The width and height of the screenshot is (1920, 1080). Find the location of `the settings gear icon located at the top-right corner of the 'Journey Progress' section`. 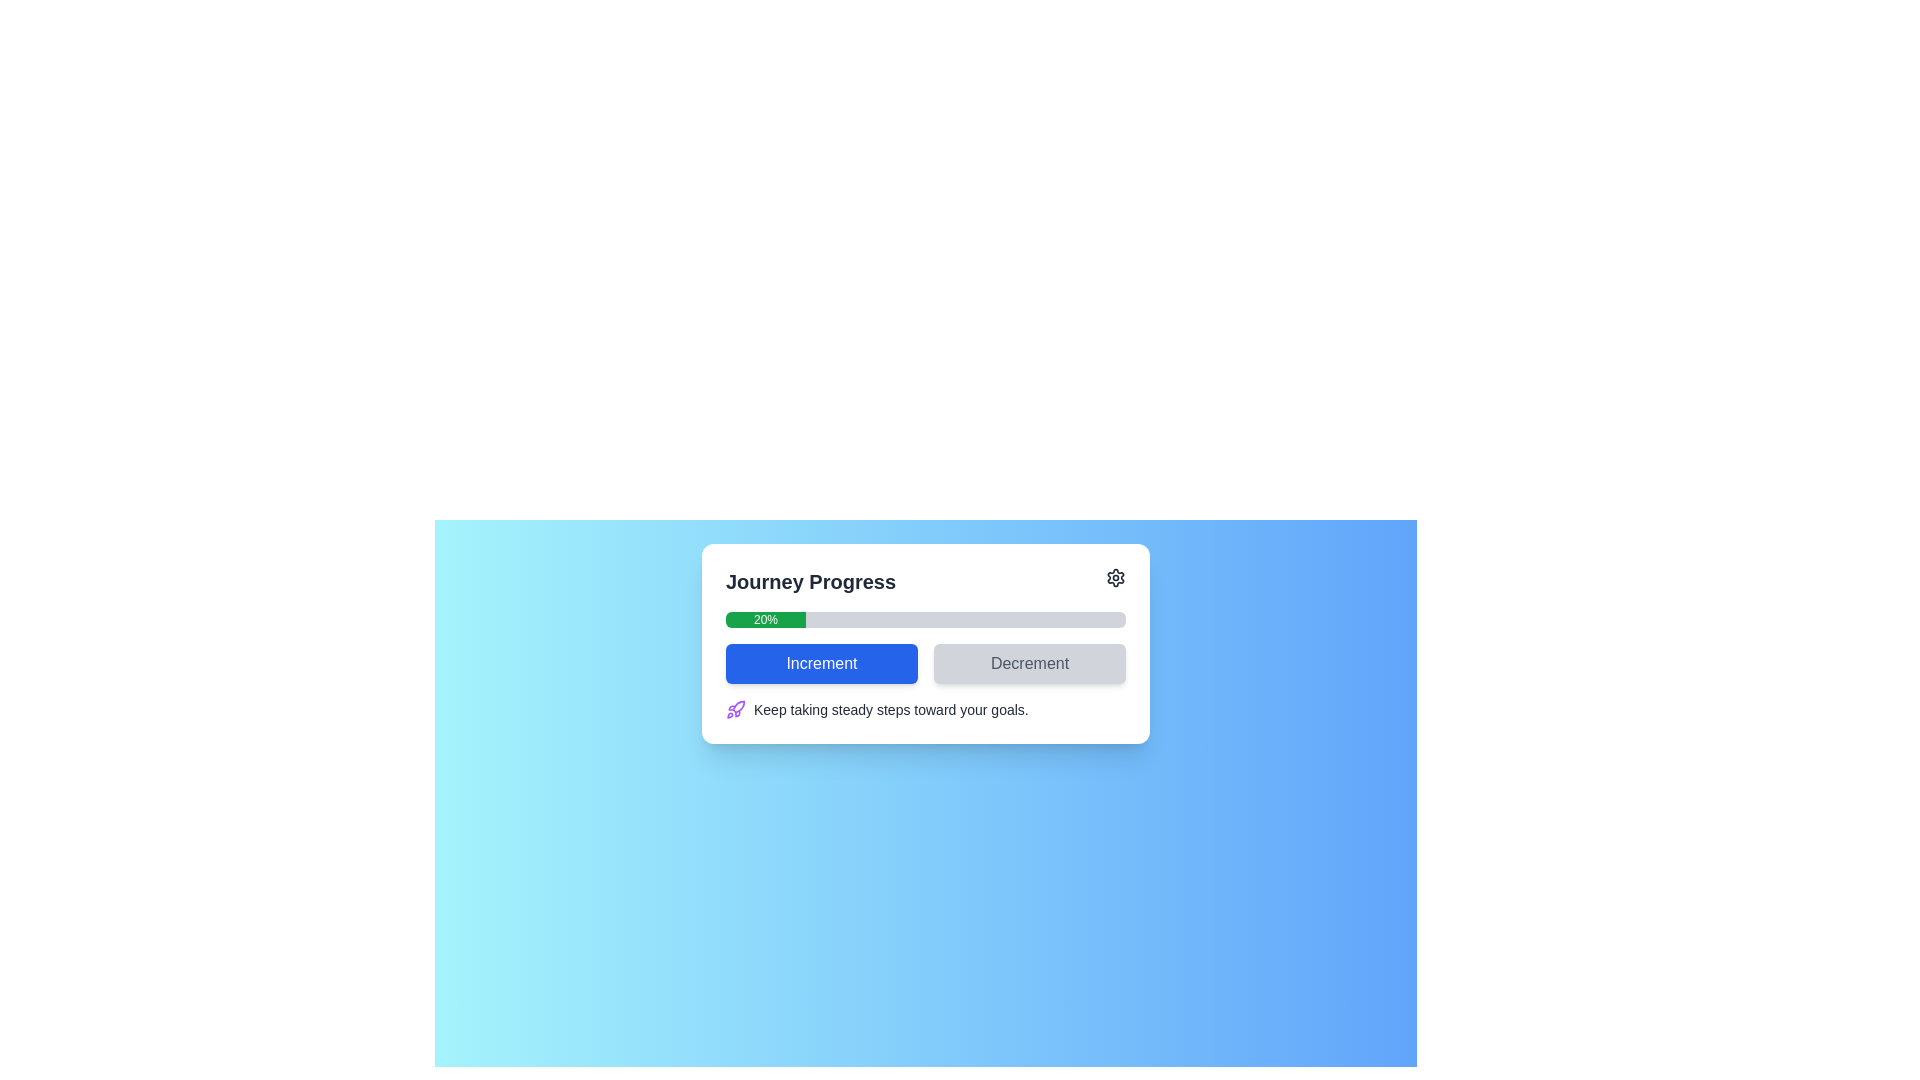

the settings gear icon located at the top-right corner of the 'Journey Progress' section is located at coordinates (1115, 578).